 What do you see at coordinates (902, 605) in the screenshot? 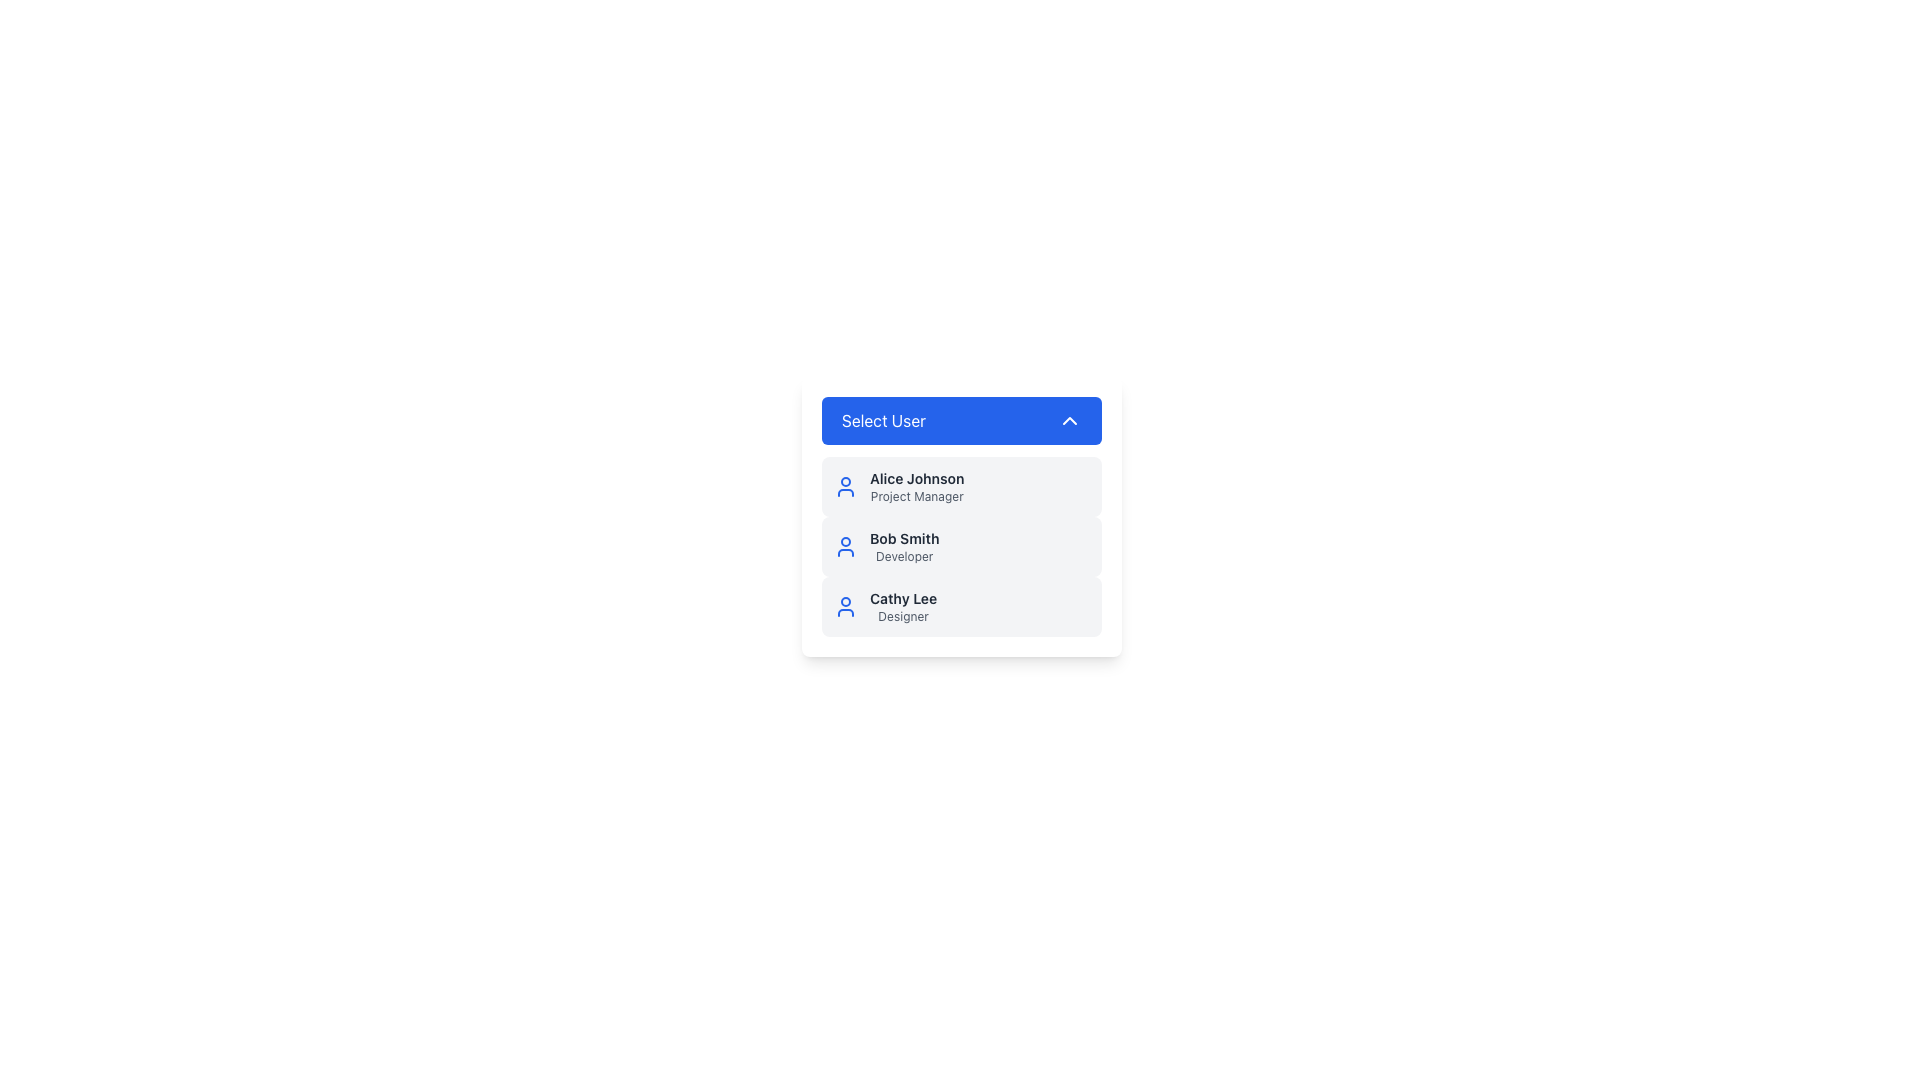
I see `the Text Label element displaying 'Cathy Lee' and 'Designer'` at bounding box center [902, 605].